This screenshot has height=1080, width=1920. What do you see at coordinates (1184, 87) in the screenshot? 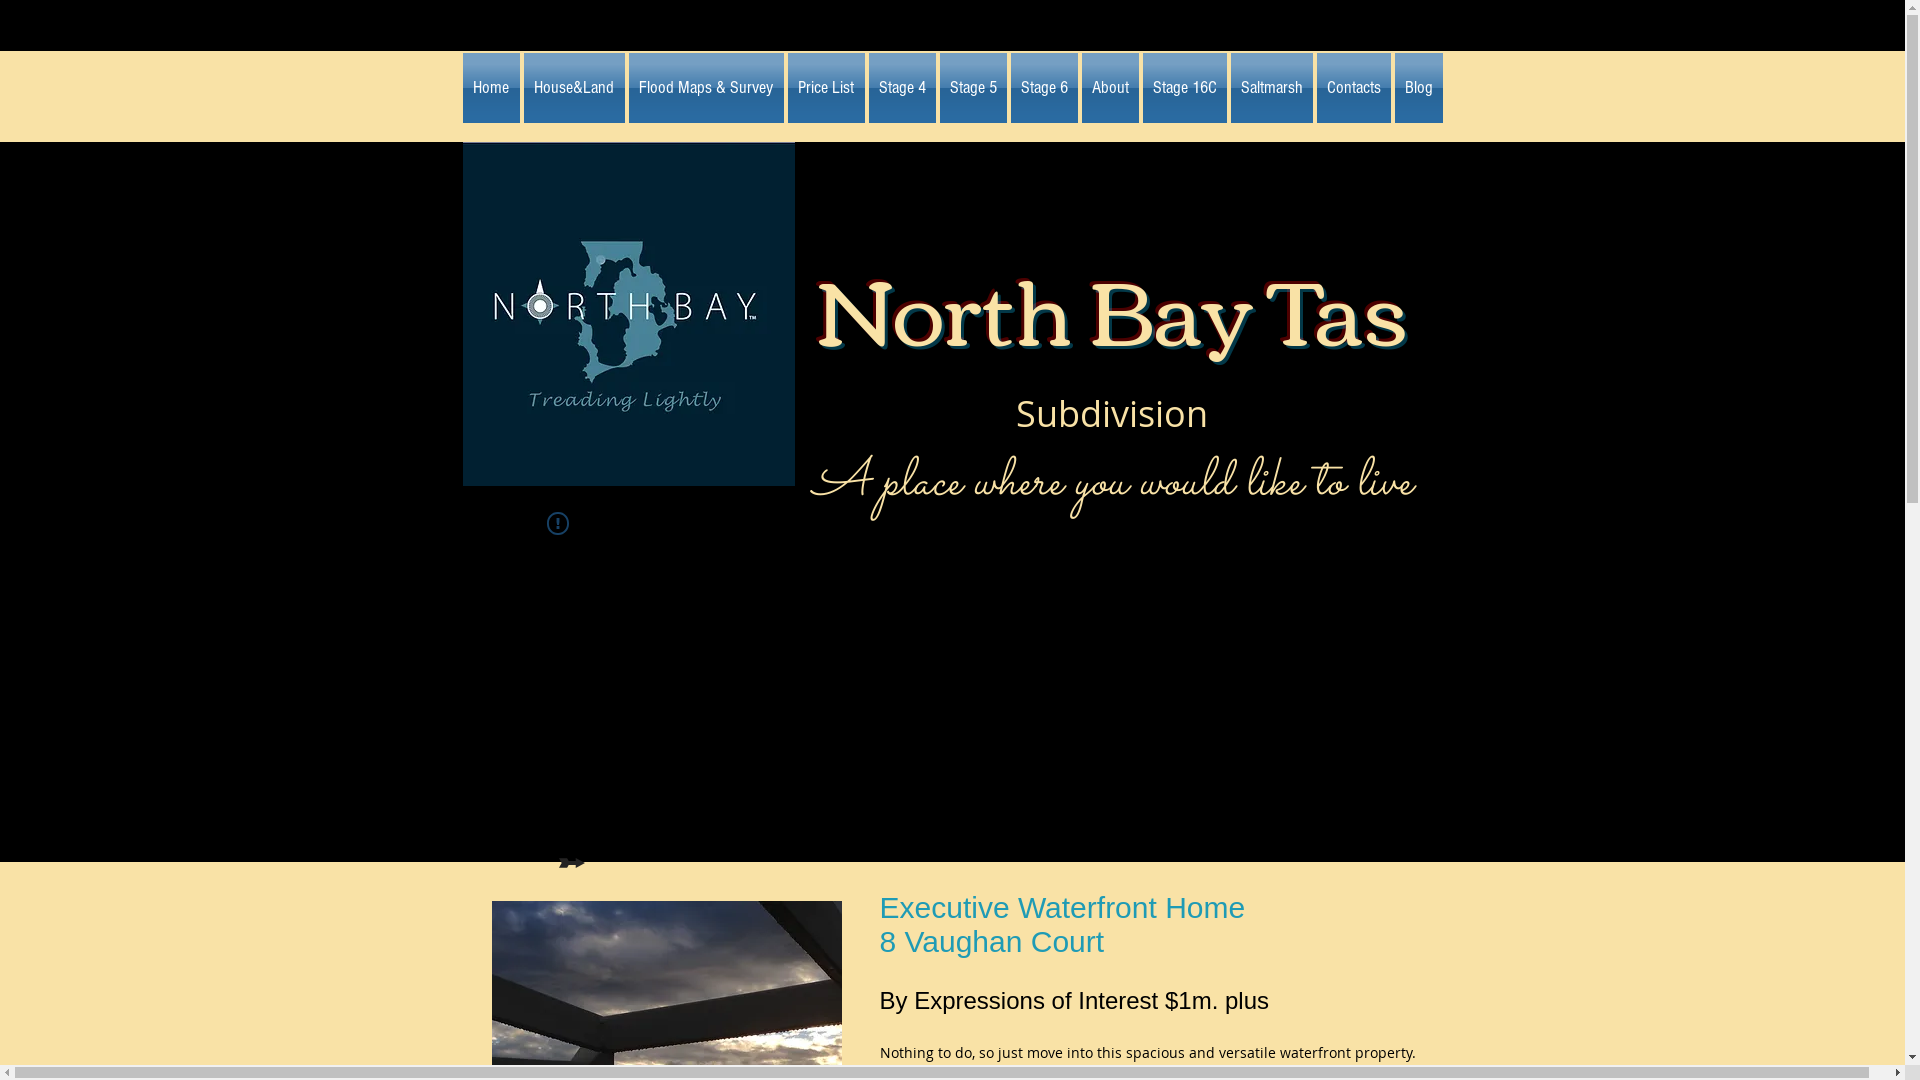
I see `'Stage 16C'` at bounding box center [1184, 87].